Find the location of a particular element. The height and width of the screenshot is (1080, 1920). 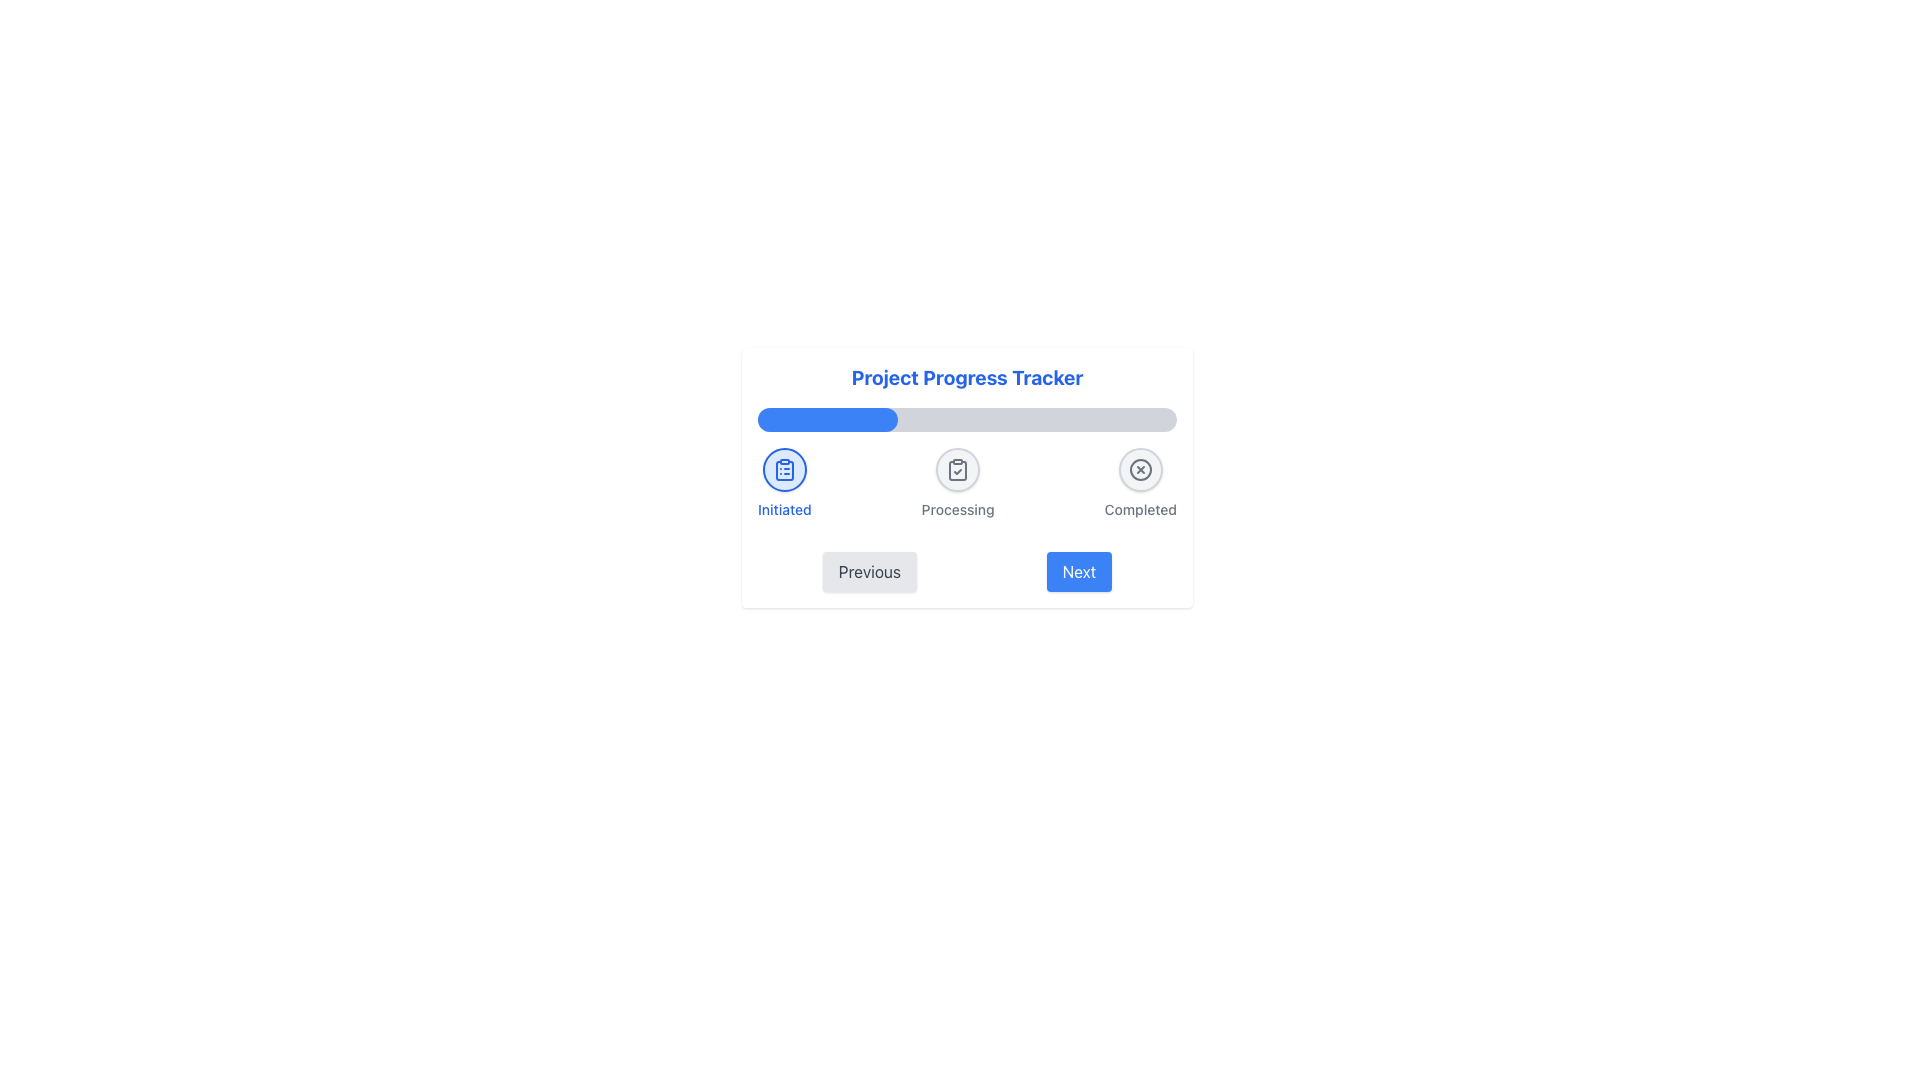

the 'Processing' label that is centrally positioned beneath the clipboard icon in the progress tracker interface is located at coordinates (957, 508).